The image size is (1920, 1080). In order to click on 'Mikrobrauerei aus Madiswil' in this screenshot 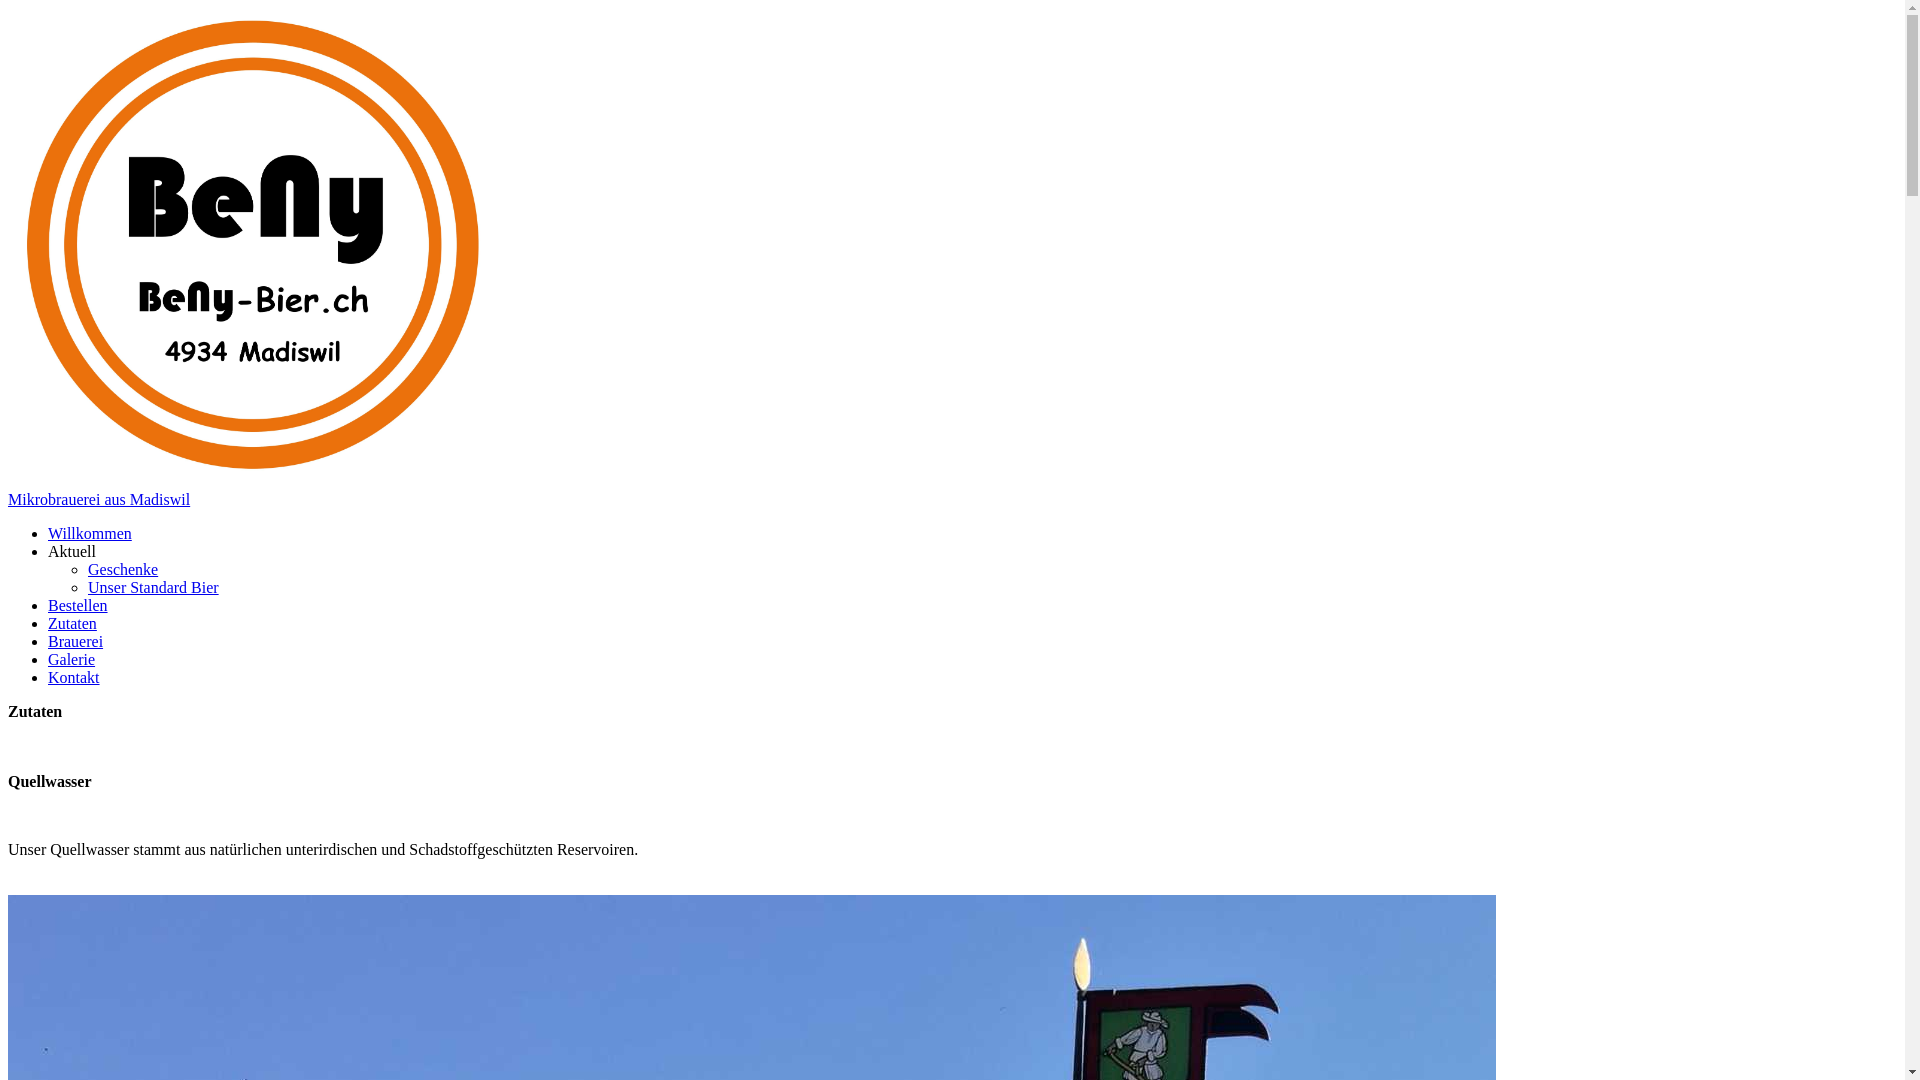, I will do `click(98, 497)`.